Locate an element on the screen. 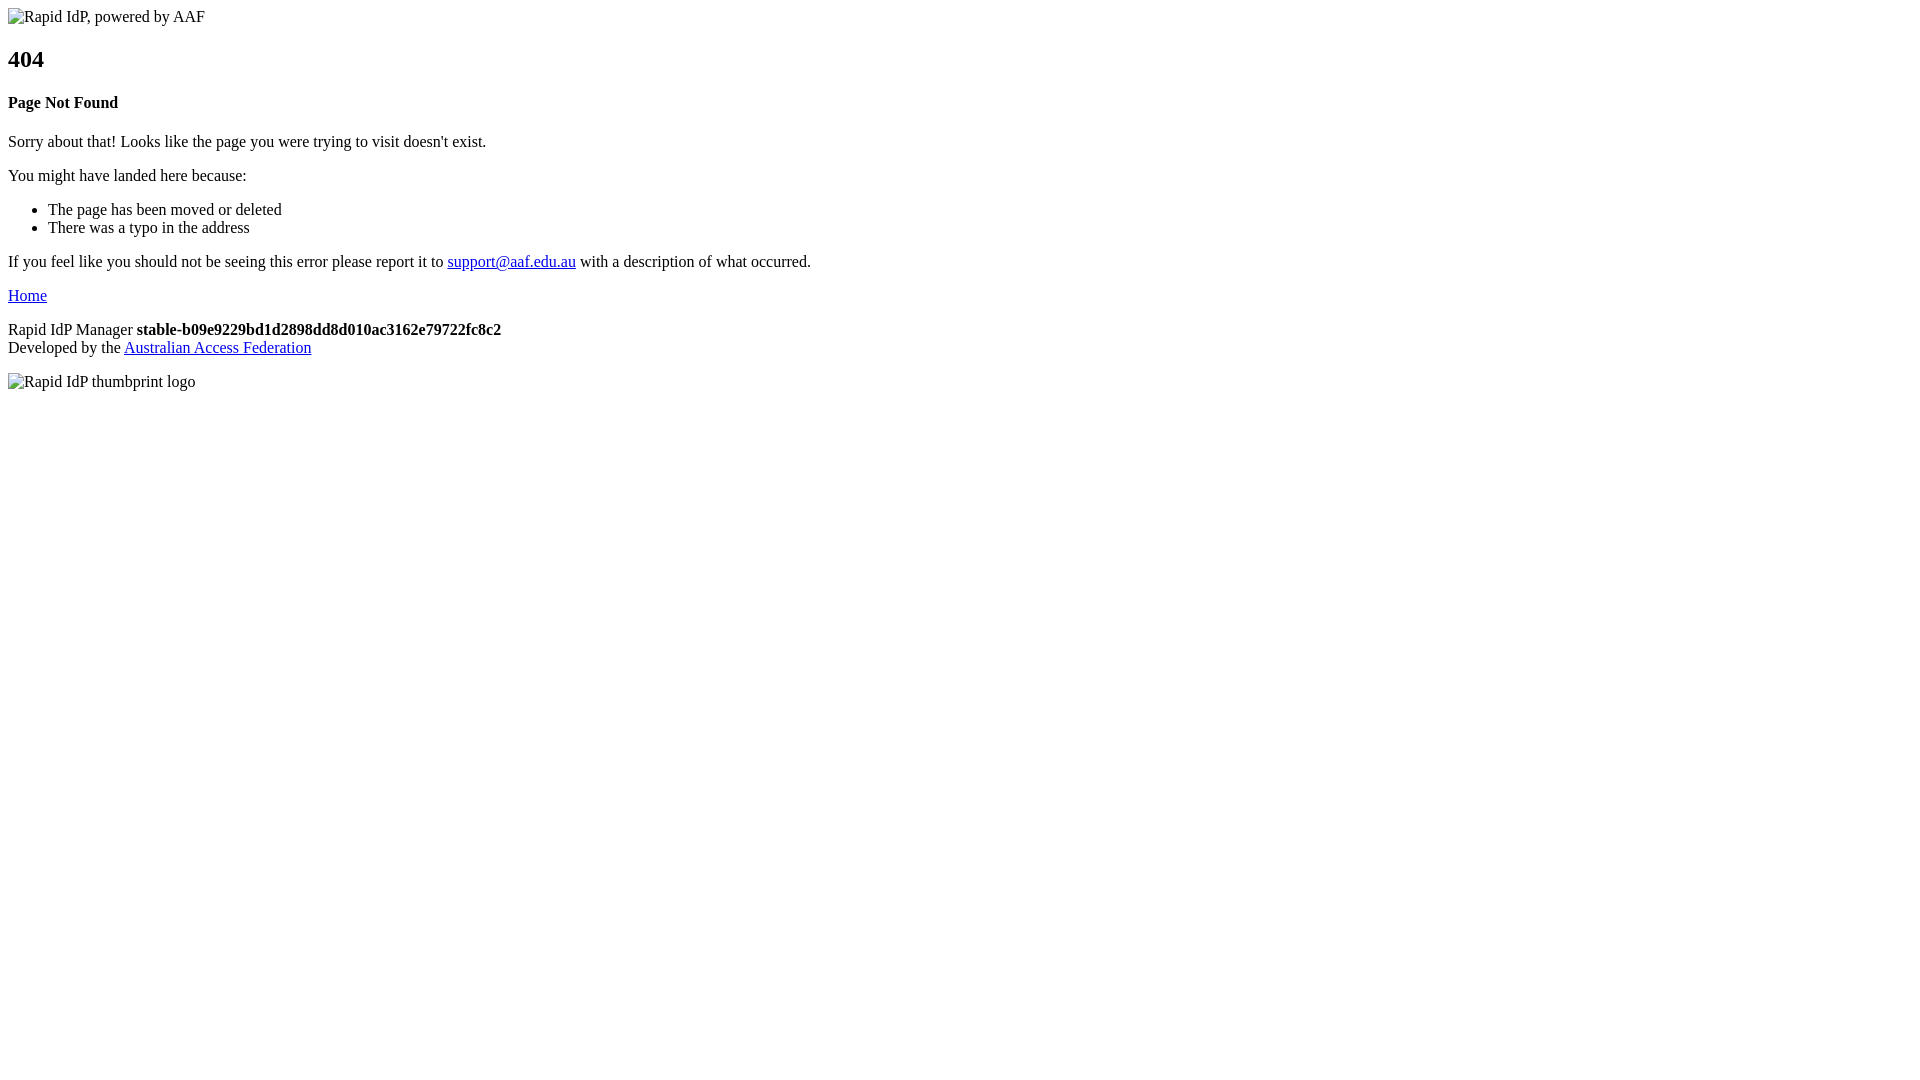 Image resolution: width=1920 pixels, height=1080 pixels. 'Australian Access Federation' is located at coordinates (123, 346).